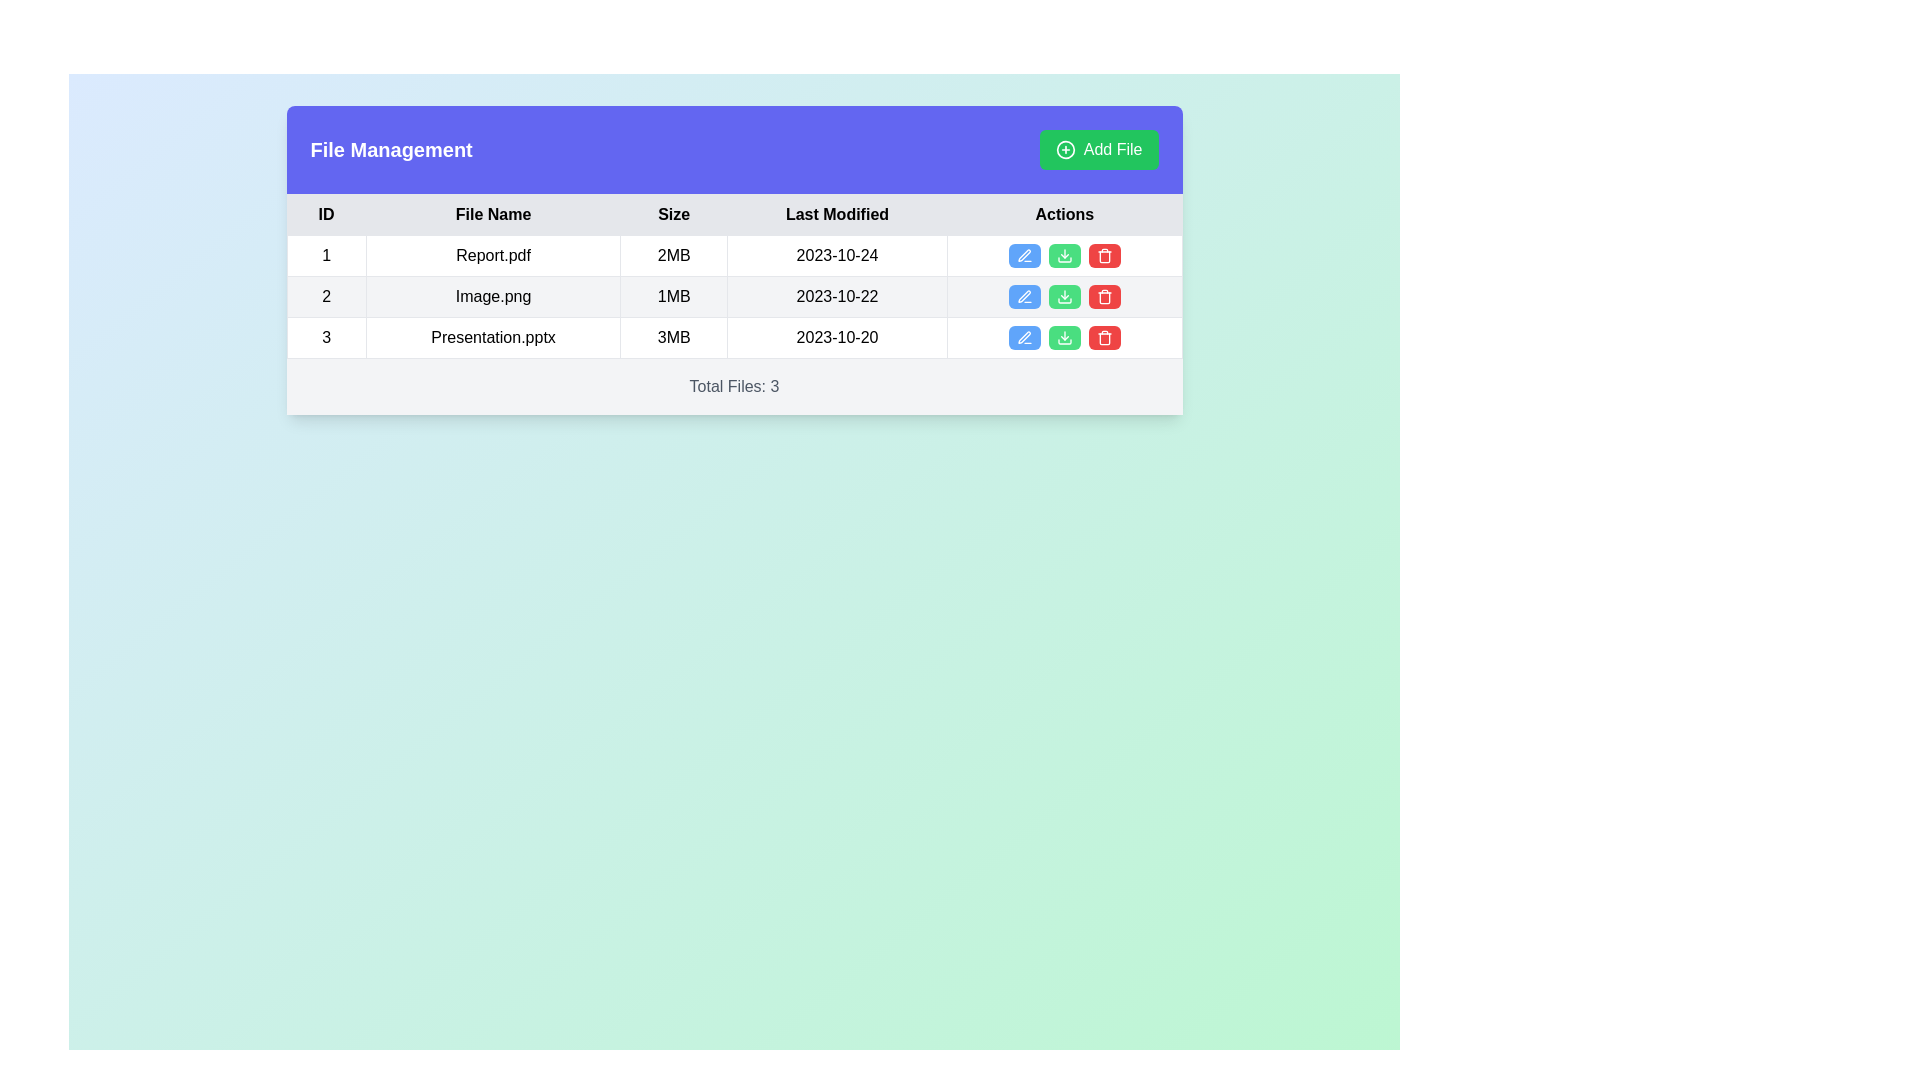 This screenshot has width=1920, height=1080. What do you see at coordinates (1103, 297) in the screenshot?
I see `the trash can icon with a red background in the Actions column of the third row` at bounding box center [1103, 297].